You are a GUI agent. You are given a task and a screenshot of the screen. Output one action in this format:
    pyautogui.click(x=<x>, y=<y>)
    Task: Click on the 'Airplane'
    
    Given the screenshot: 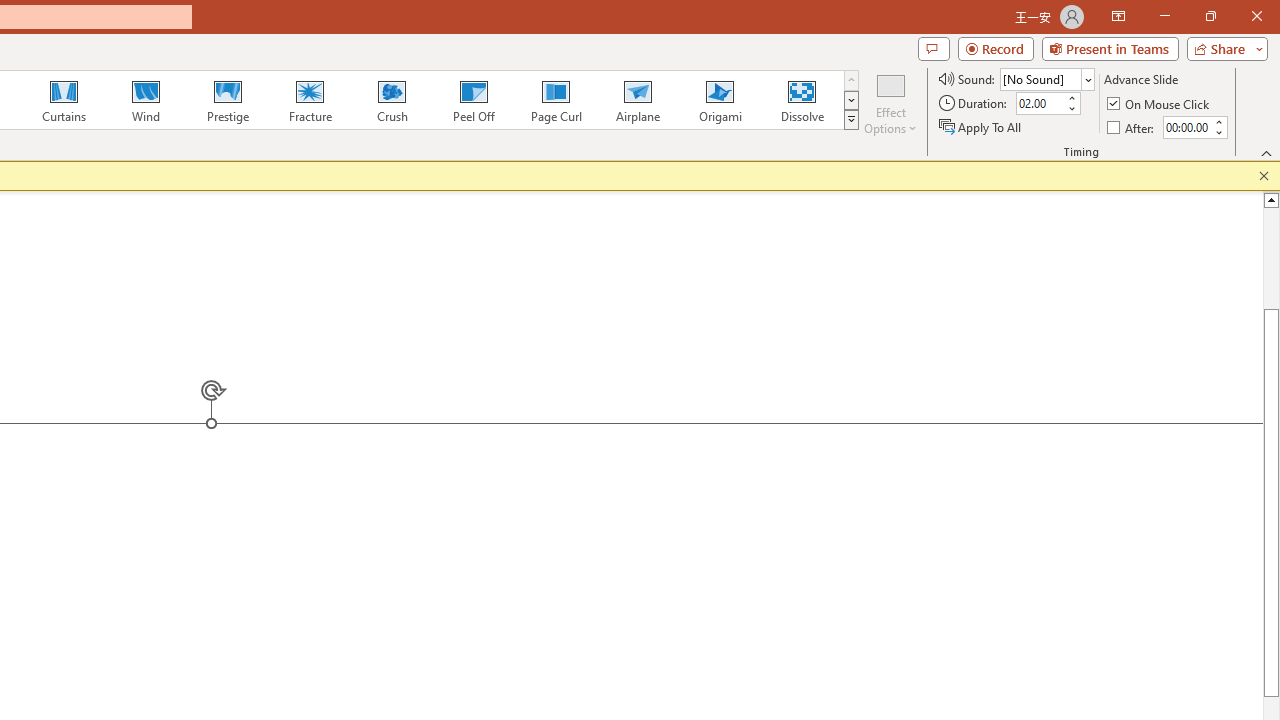 What is the action you would take?
    pyautogui.click(x=636, y=100)
    